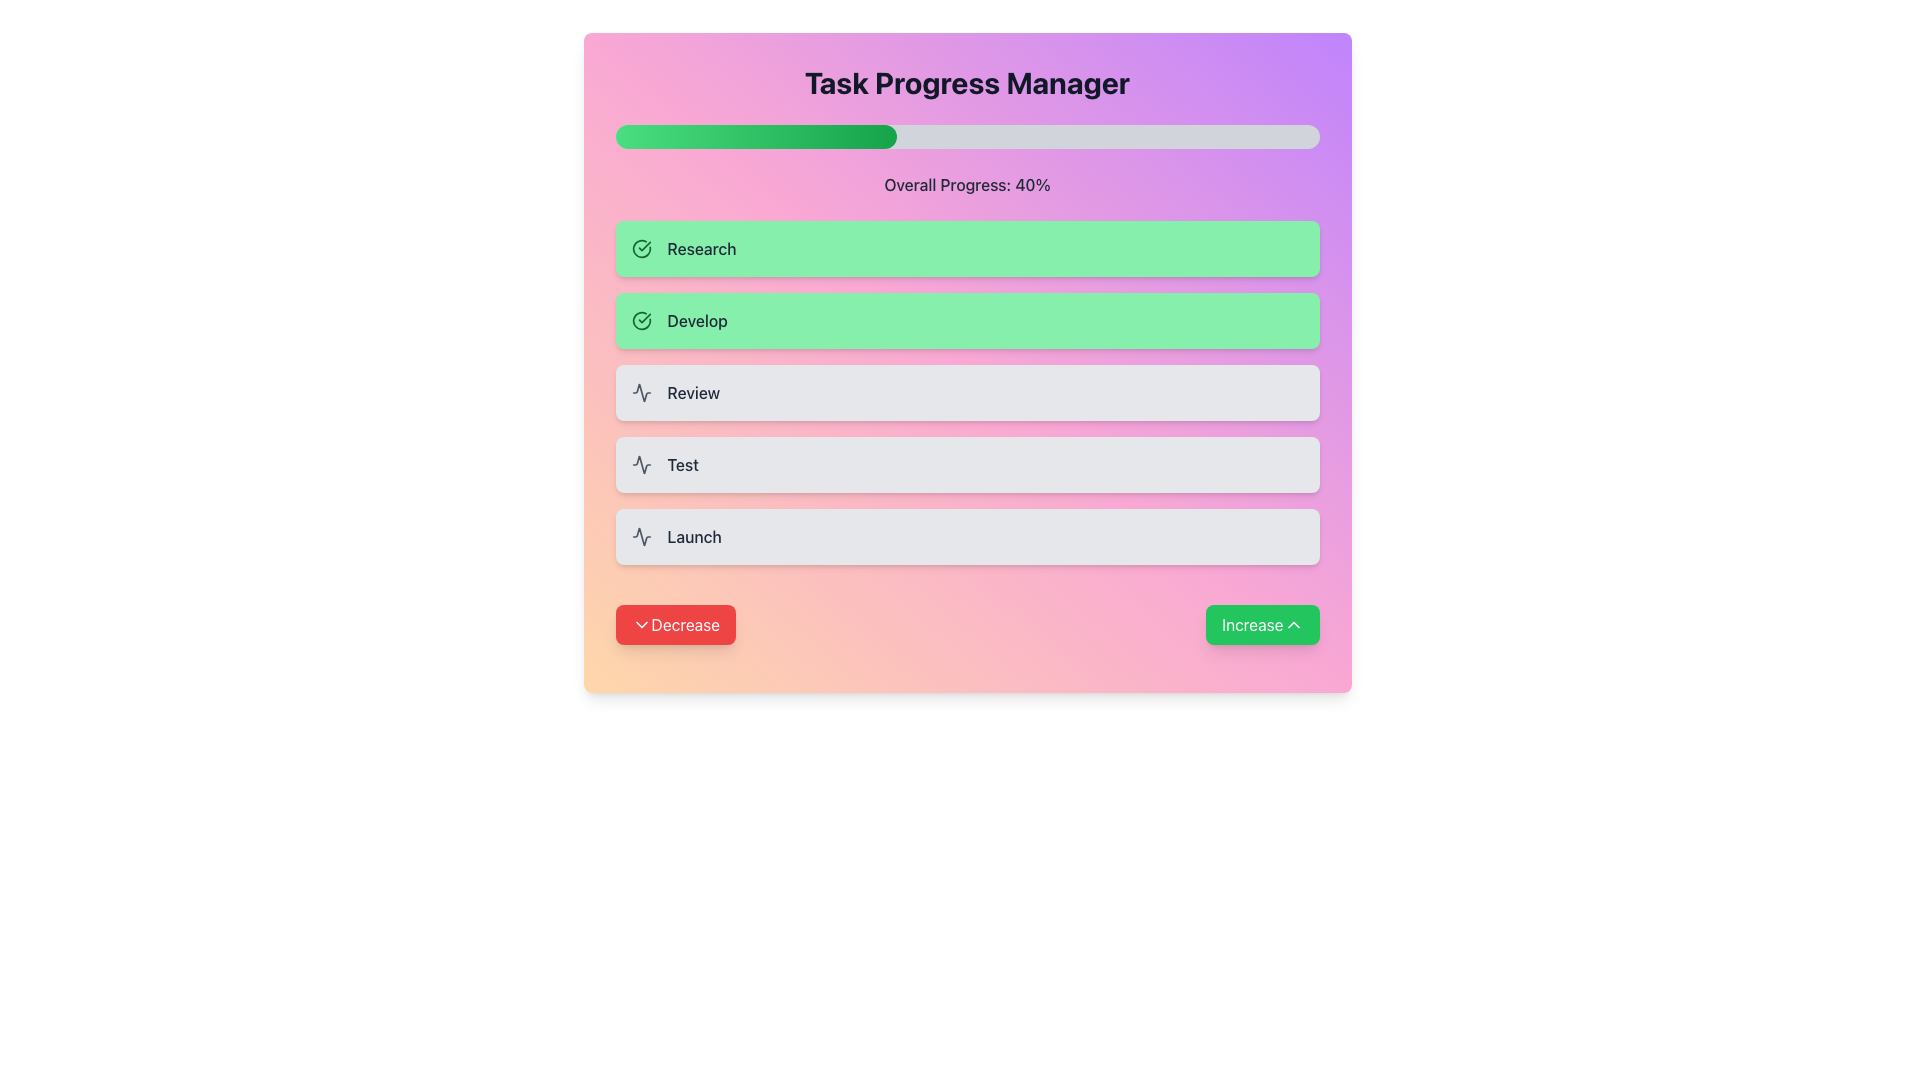  What do you see at coordinates (675, 623) in the screenshot?
I see `the red 'Decrease' button with white text and a downward chevron icon` at bounding box center [675, 623].